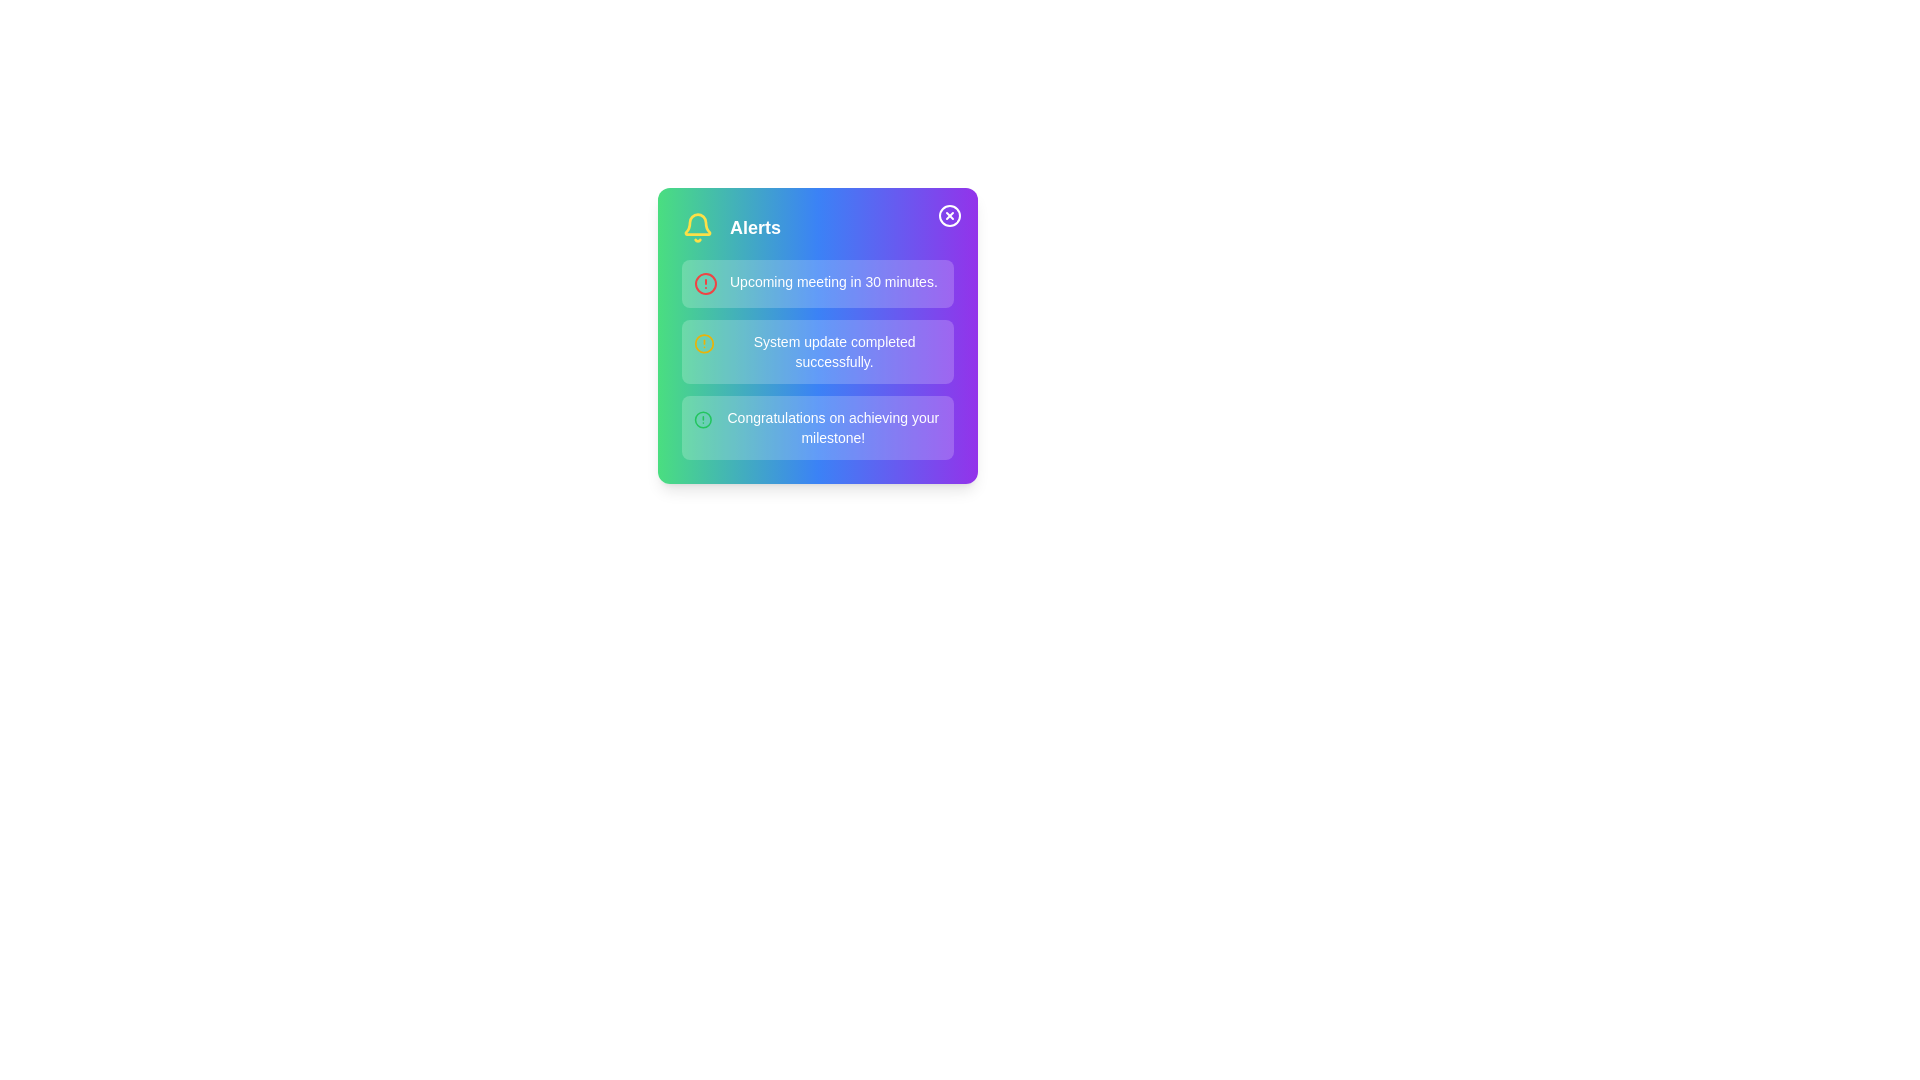  I want to click on the notification displayed in the gradient-styled Text Block with Icon that contains alert messages, specifically indicating 'System update completed successfully.', so click(817, 334).